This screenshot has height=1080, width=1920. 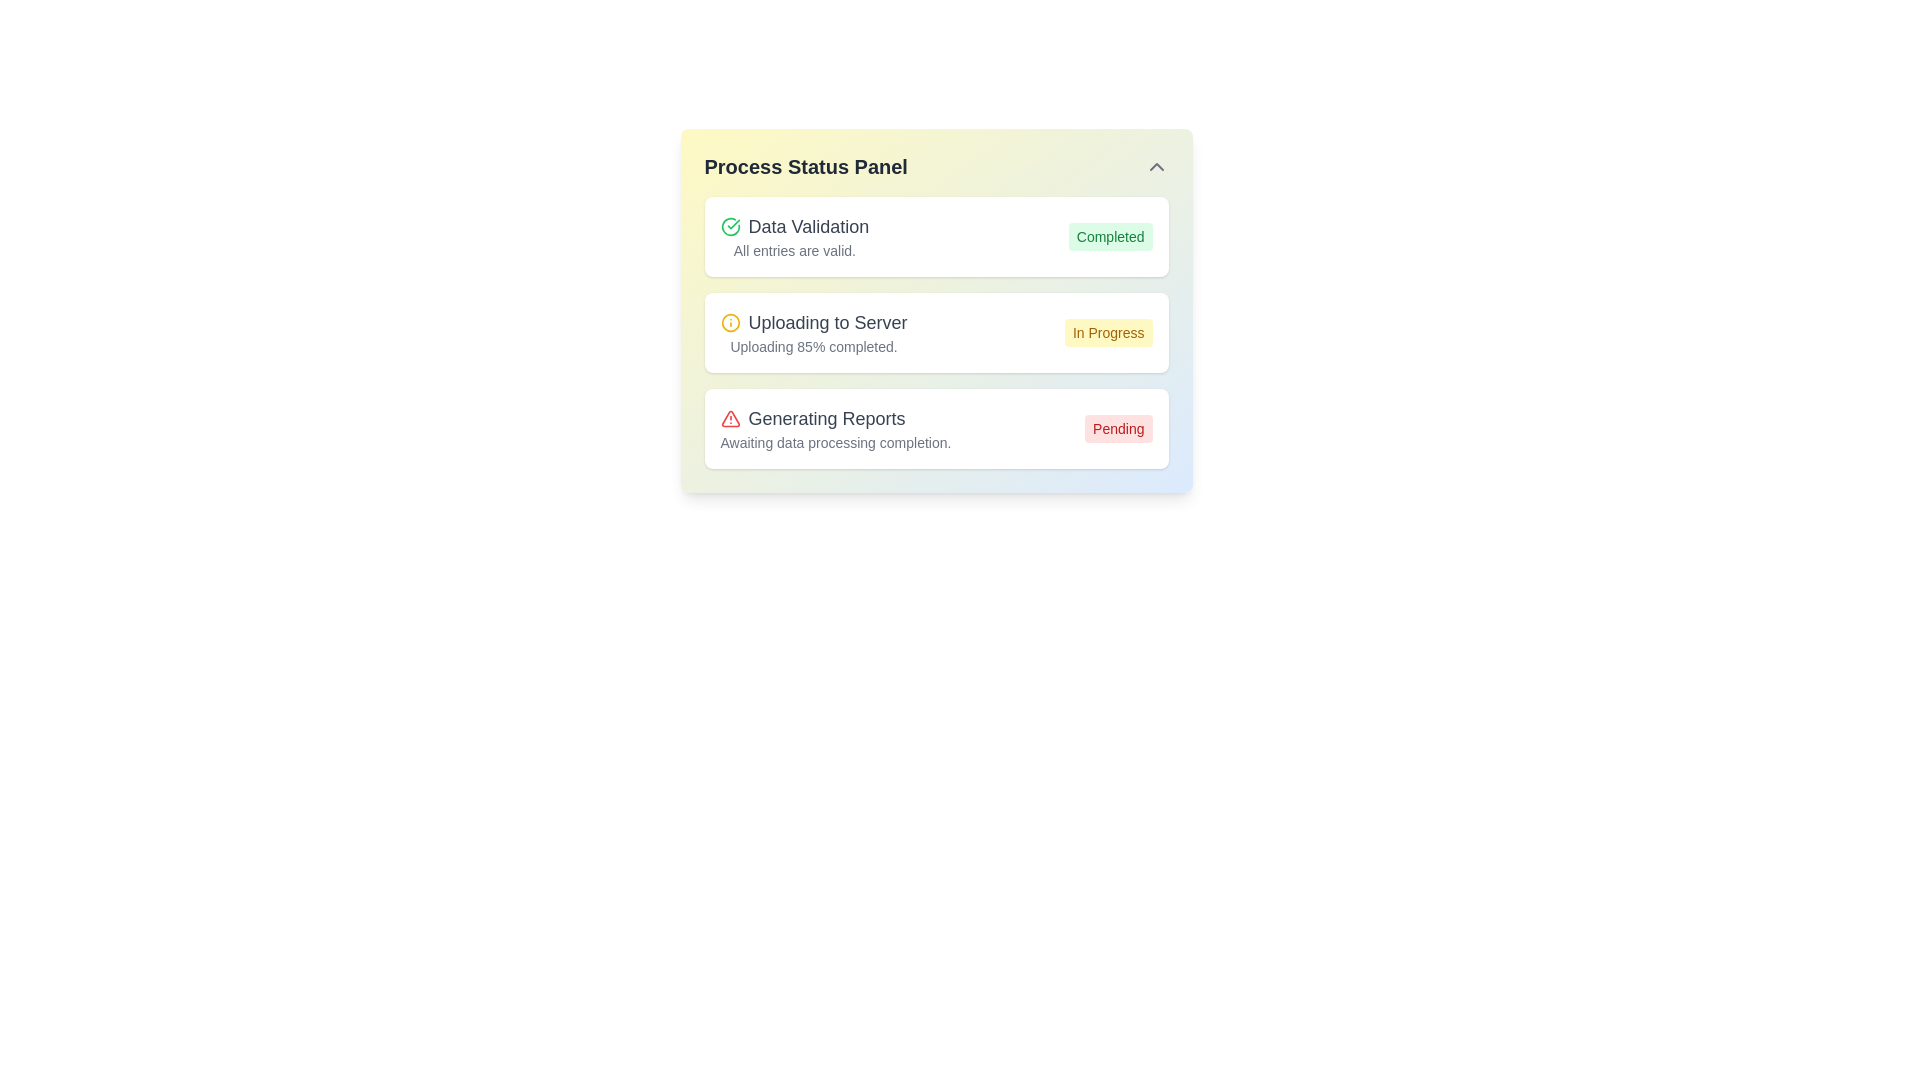 What do you see at coordinates (1107, 331) in the screenshot?
I see `the Status indicator badge that shows 'Uploading to Server', which is the second status label from the top, aligned to the right of its process title` at bounding box center [1107, 331].